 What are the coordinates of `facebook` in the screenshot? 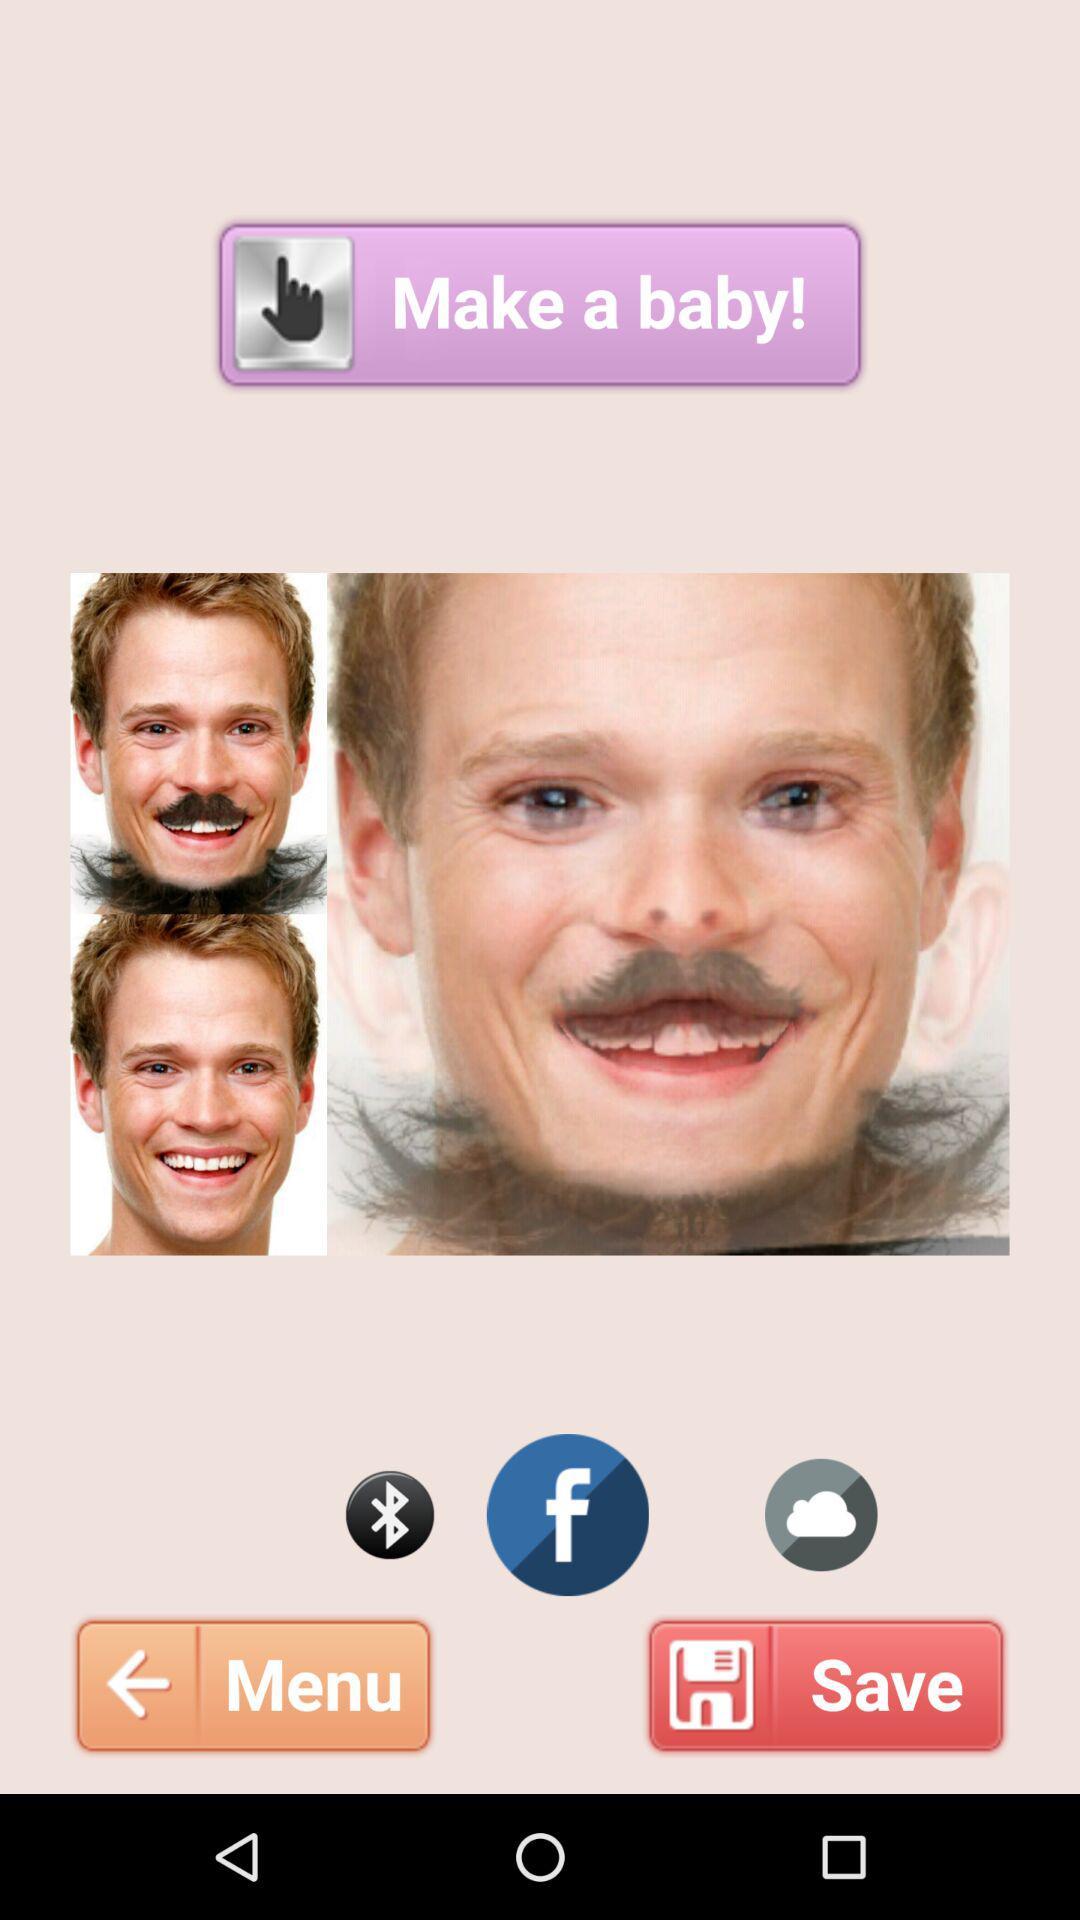 It's located at (568, 1515).